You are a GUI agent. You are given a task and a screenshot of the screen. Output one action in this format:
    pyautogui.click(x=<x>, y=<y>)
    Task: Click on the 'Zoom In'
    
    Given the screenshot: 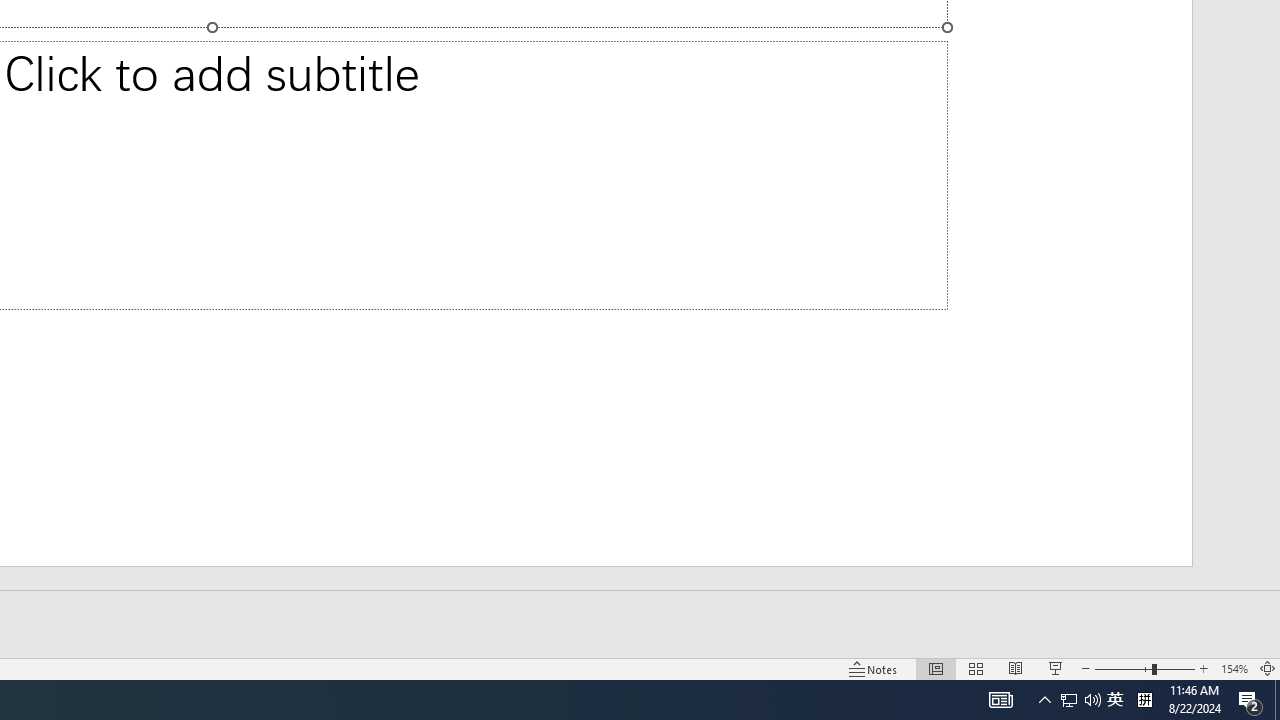 What is the action you would take?
    pyautogui.click(x=1203, y=669)
    